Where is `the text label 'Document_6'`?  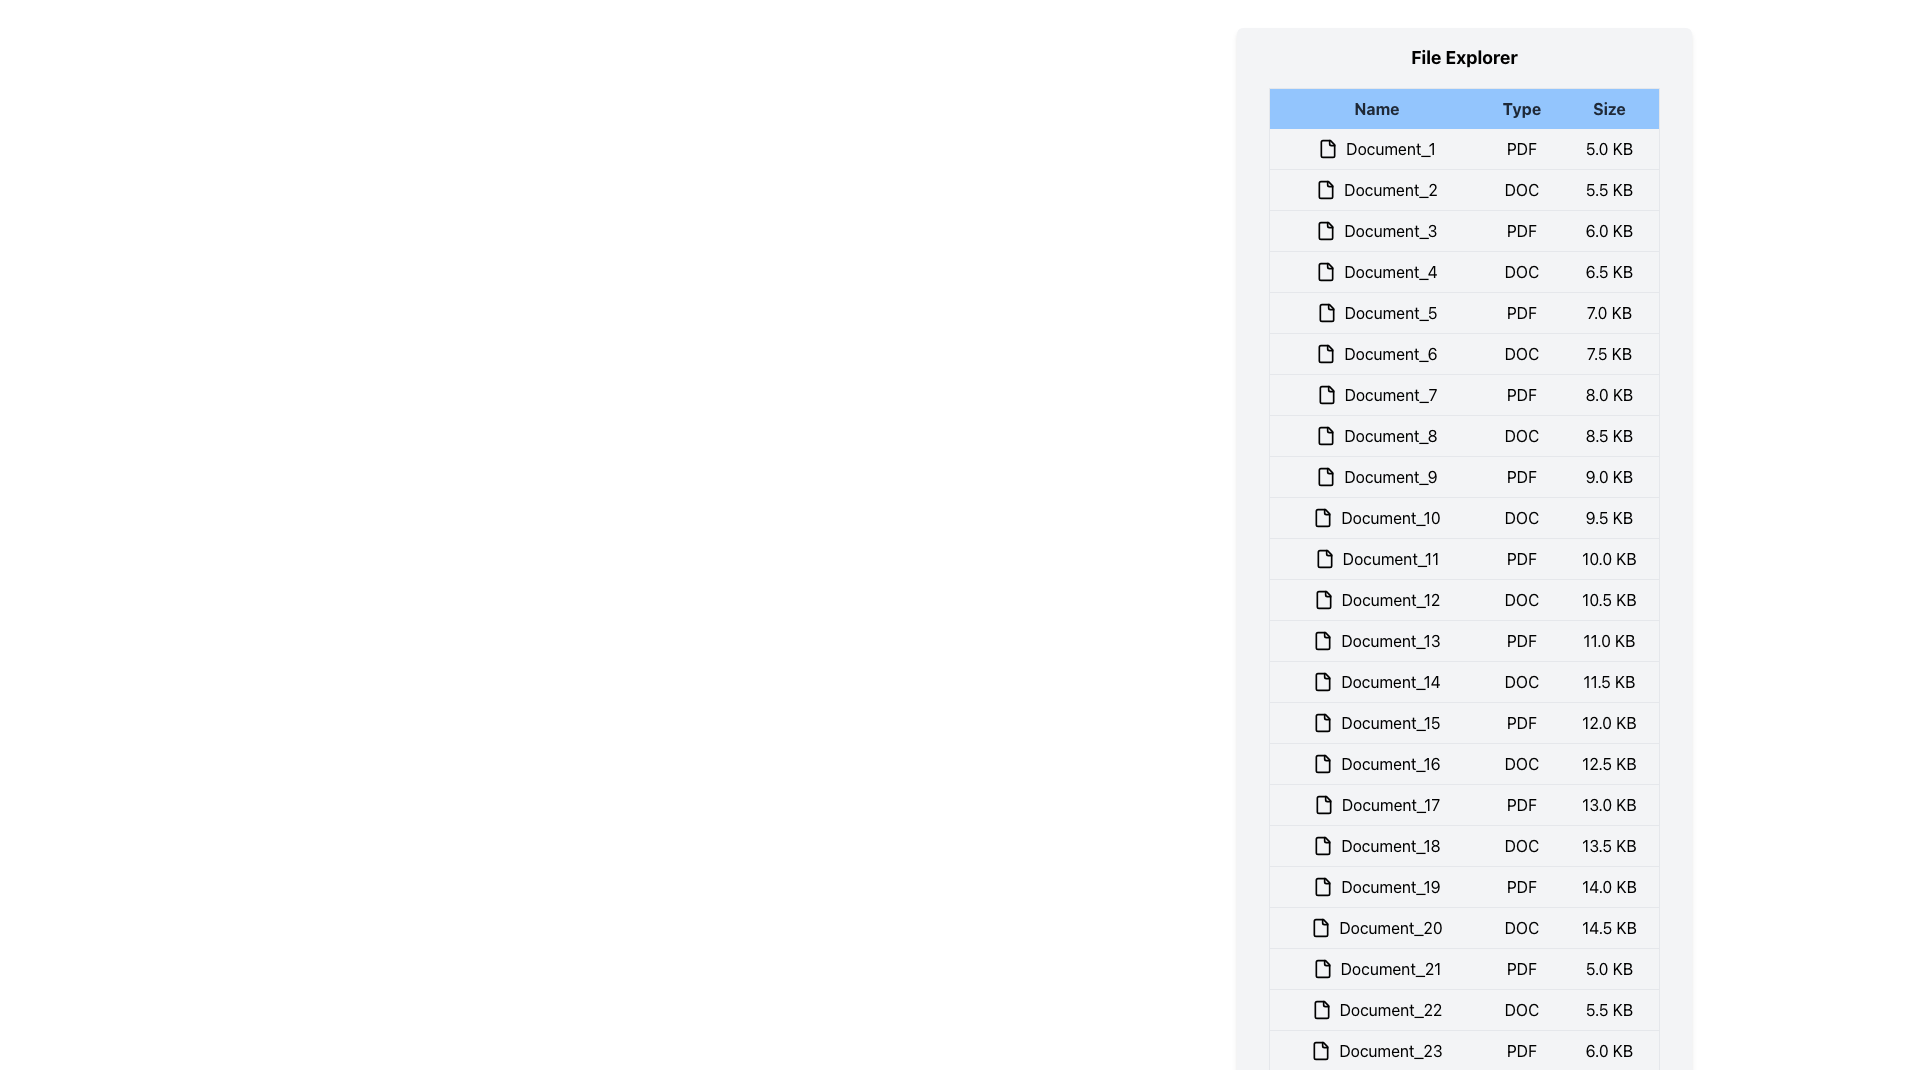
the text label 'Document_6' is located at coordinates (1376, 353).